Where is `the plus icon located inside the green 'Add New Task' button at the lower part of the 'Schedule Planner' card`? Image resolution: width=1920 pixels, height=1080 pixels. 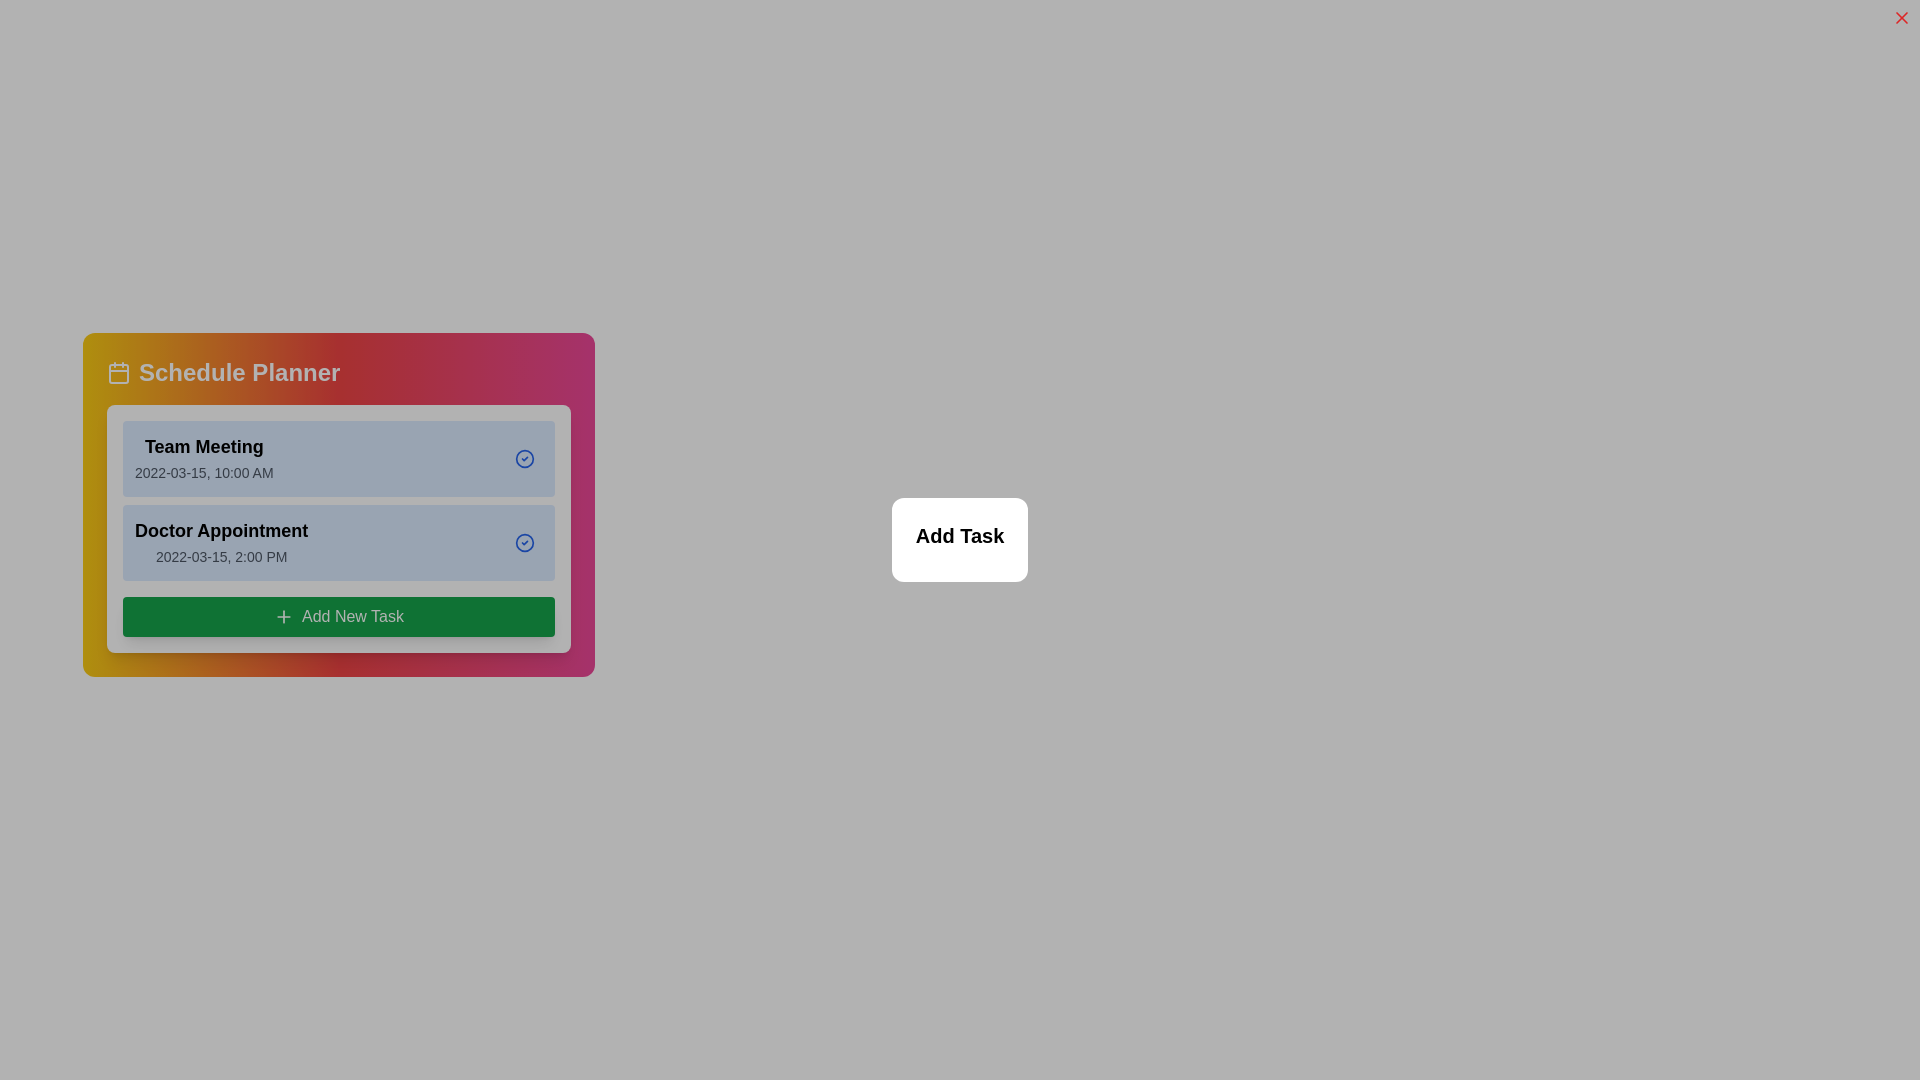
the plus icon located inside the green 'Add New Task' button at the lower part of the 'Schedule Planner' card is located at coordinates (282, 616).